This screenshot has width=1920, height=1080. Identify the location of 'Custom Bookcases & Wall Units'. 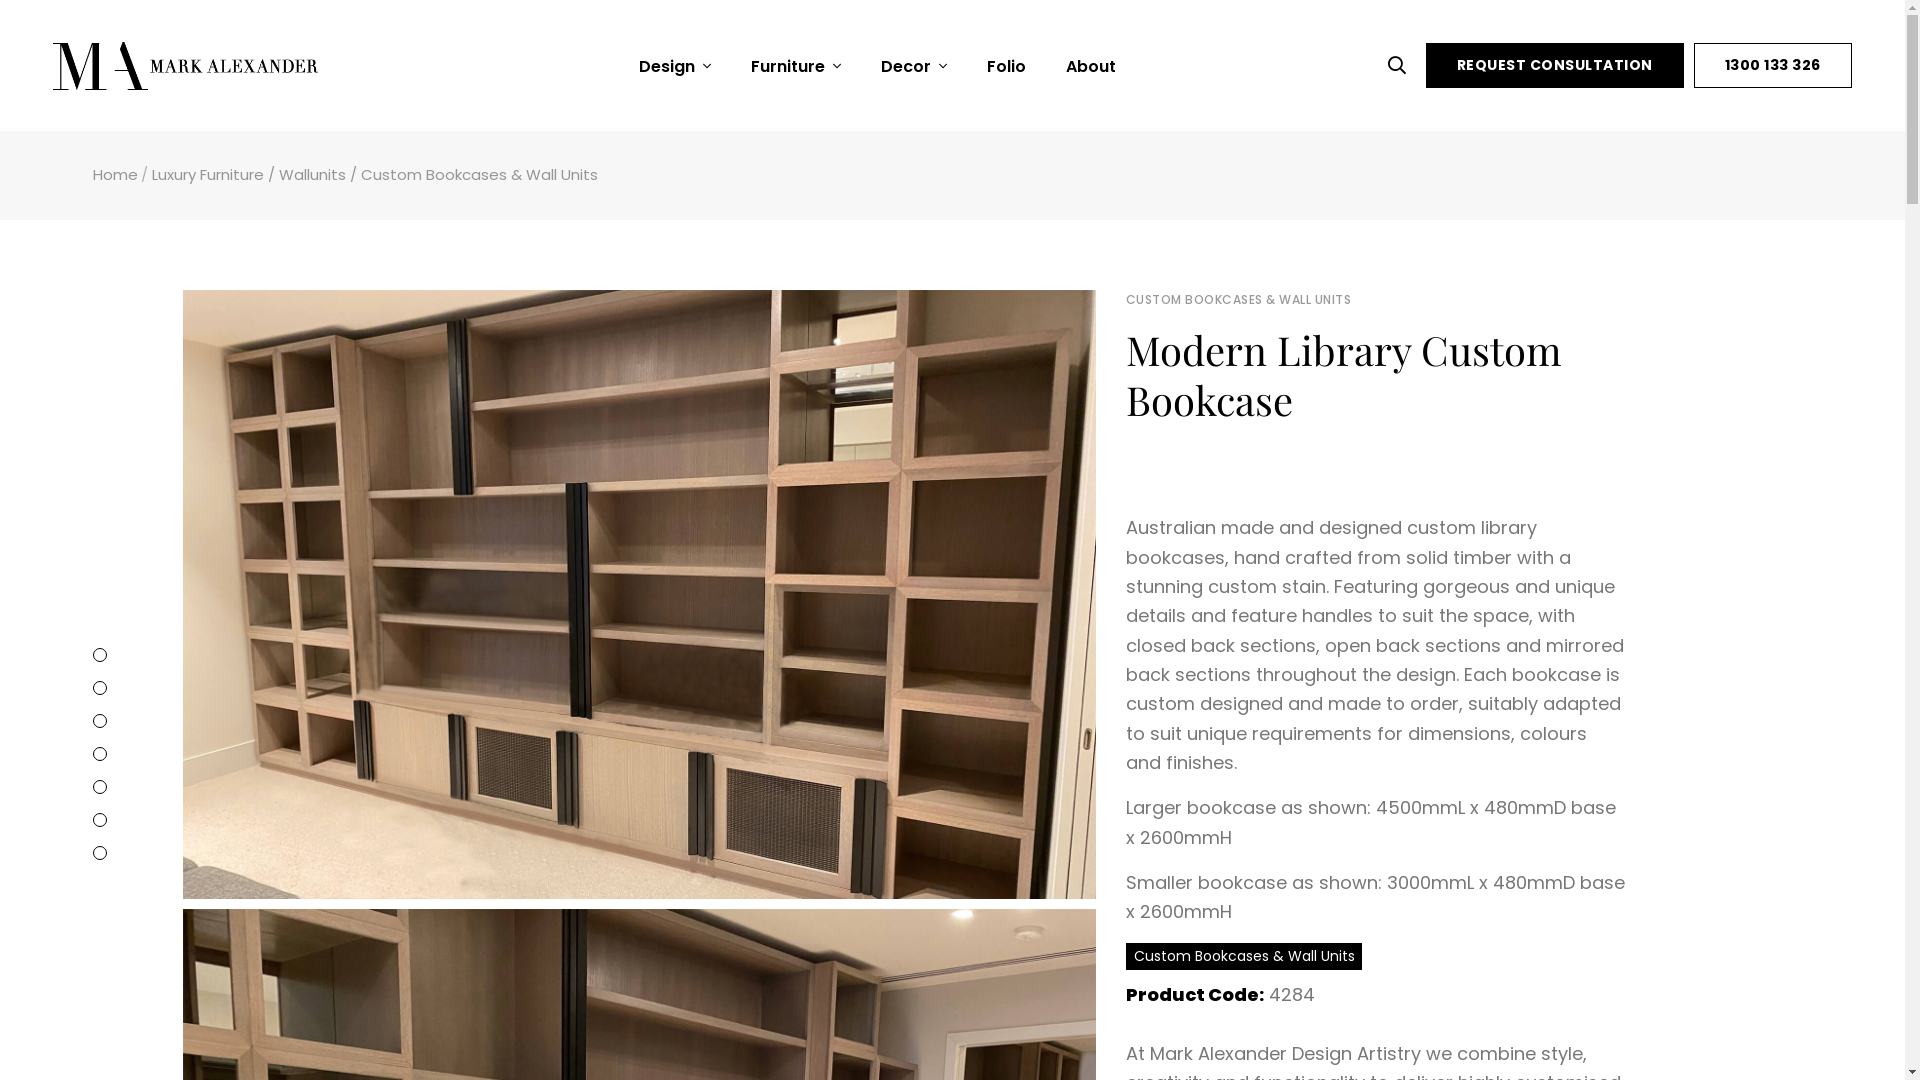
(1242, 955).